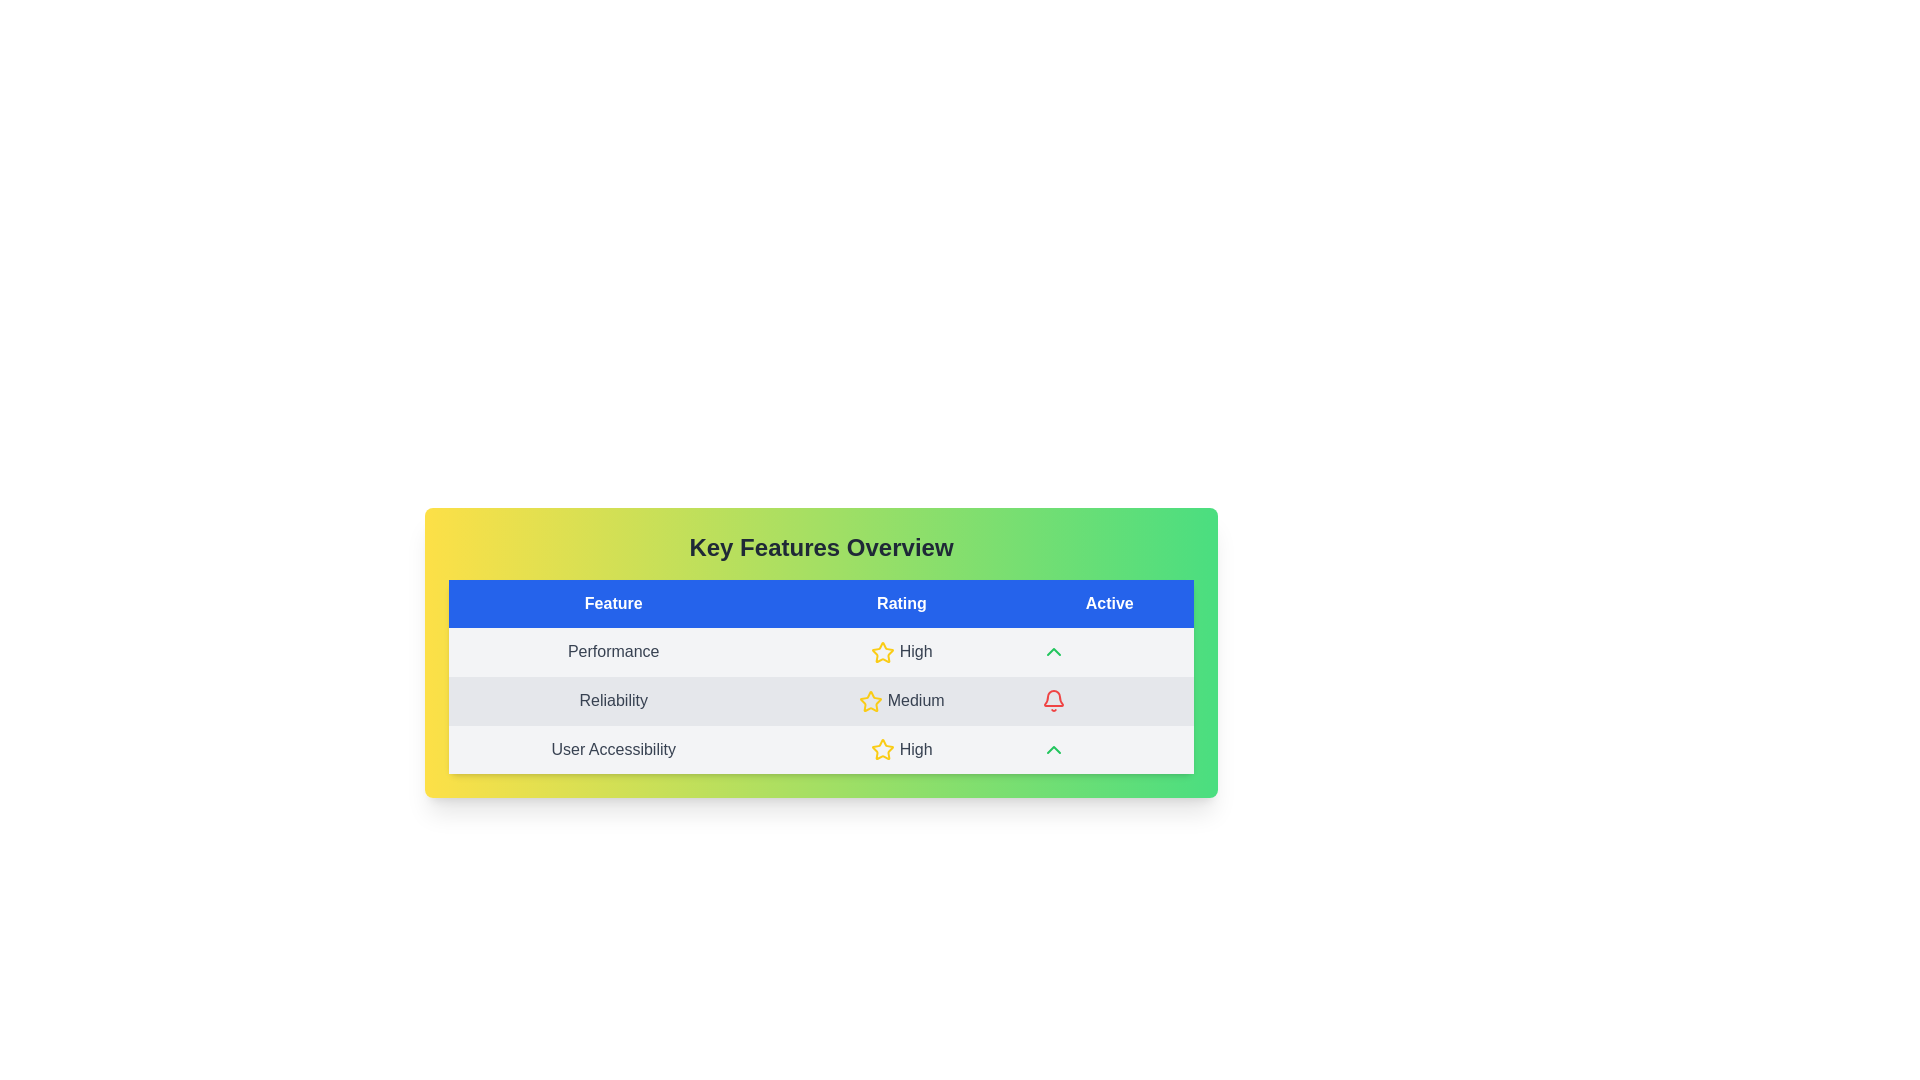  I want to click on the empty cell in the 'Active' column of the table, specifically in the row labeled 'User Accessibility', so click(1108, 749).